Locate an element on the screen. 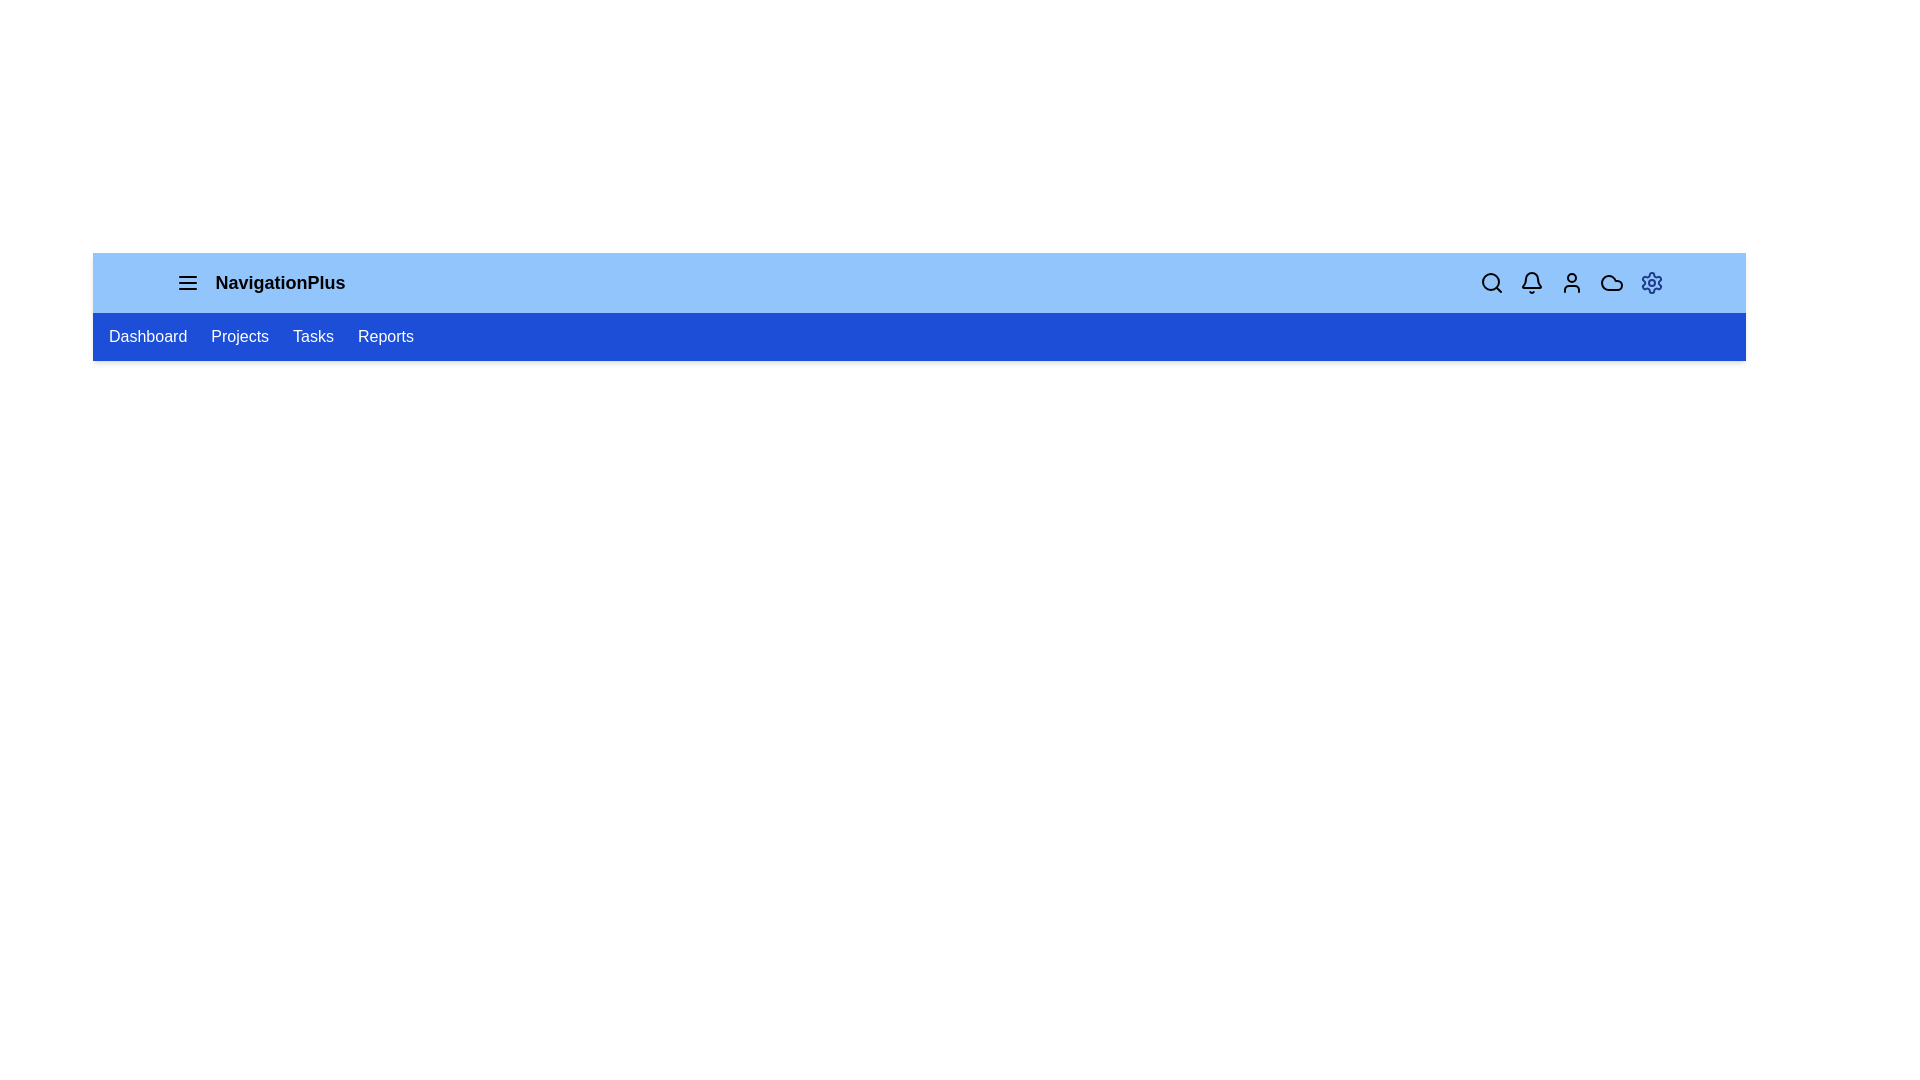  the menu button to toggle the menu visibility is located at coordinates (187, 282).